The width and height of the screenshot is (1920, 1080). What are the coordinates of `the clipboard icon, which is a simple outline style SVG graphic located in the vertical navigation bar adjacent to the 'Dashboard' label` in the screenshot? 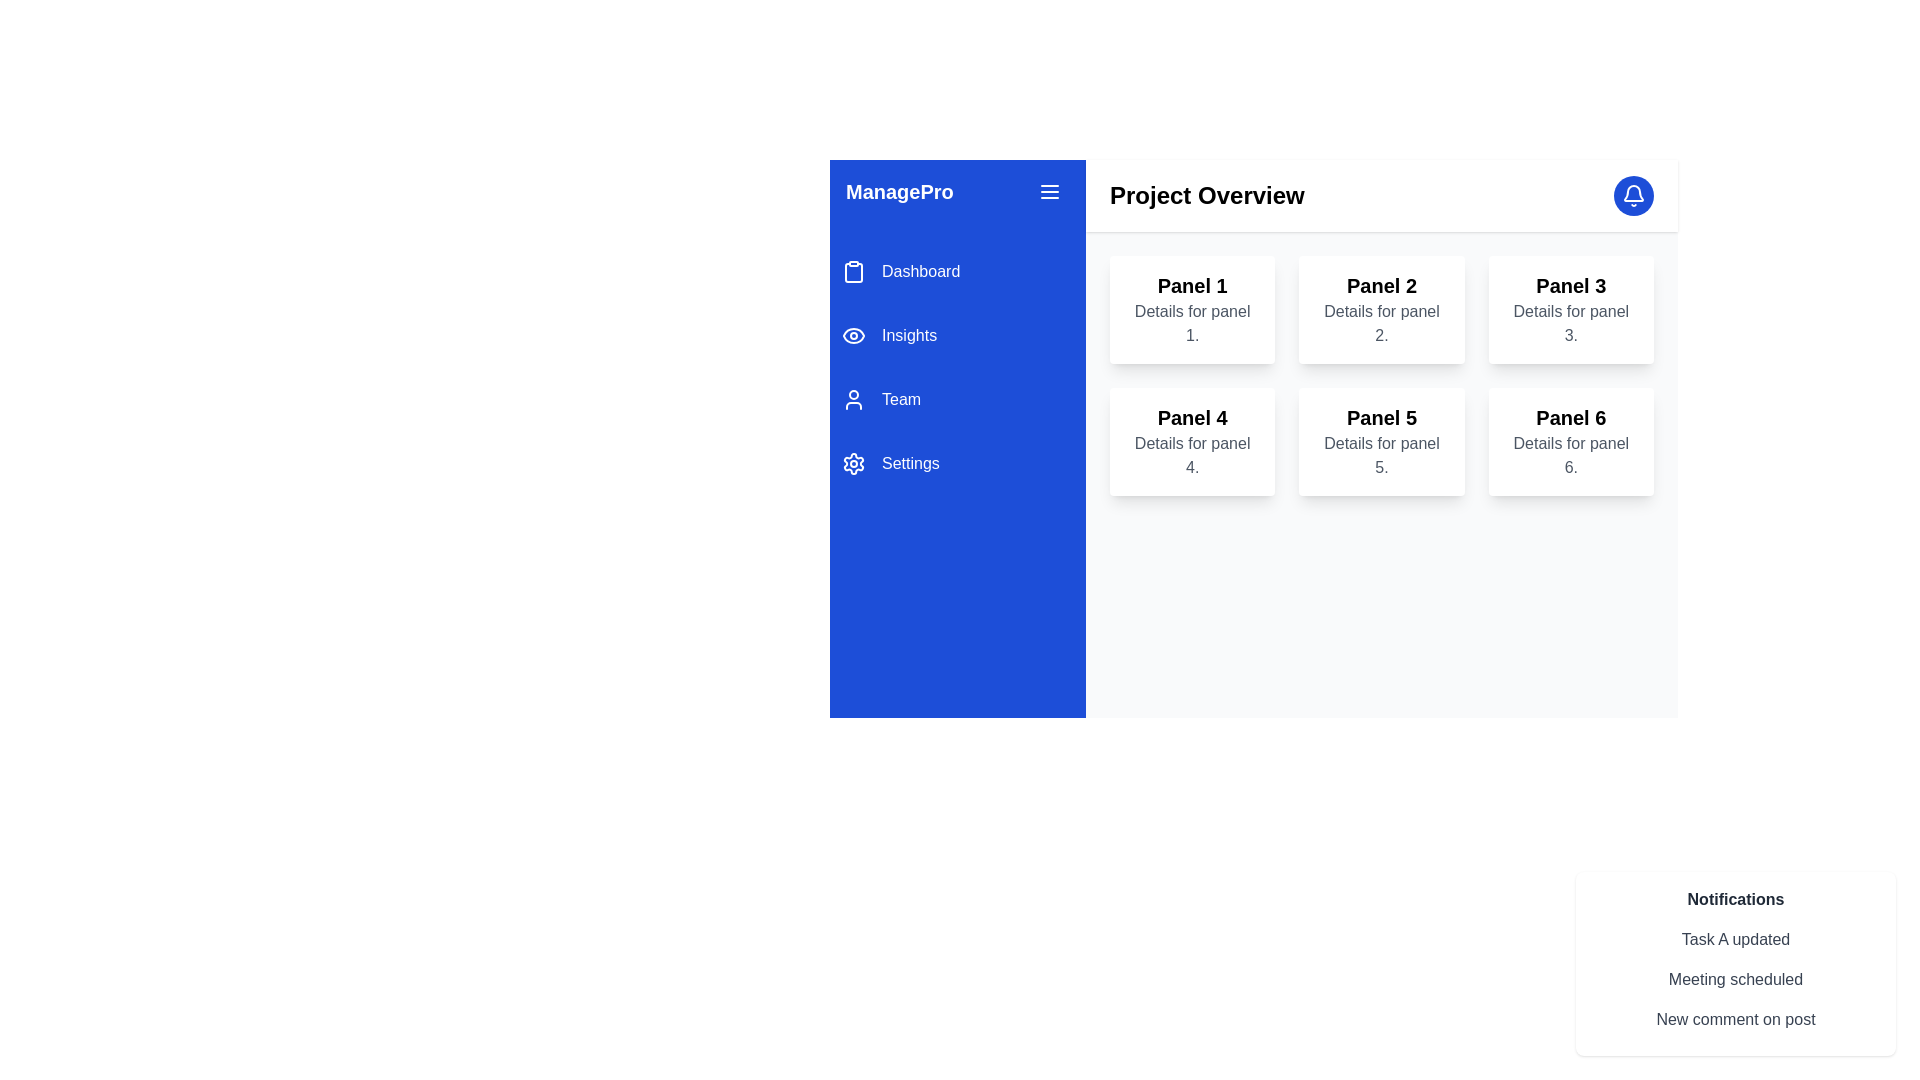 It's located at (854, 272).